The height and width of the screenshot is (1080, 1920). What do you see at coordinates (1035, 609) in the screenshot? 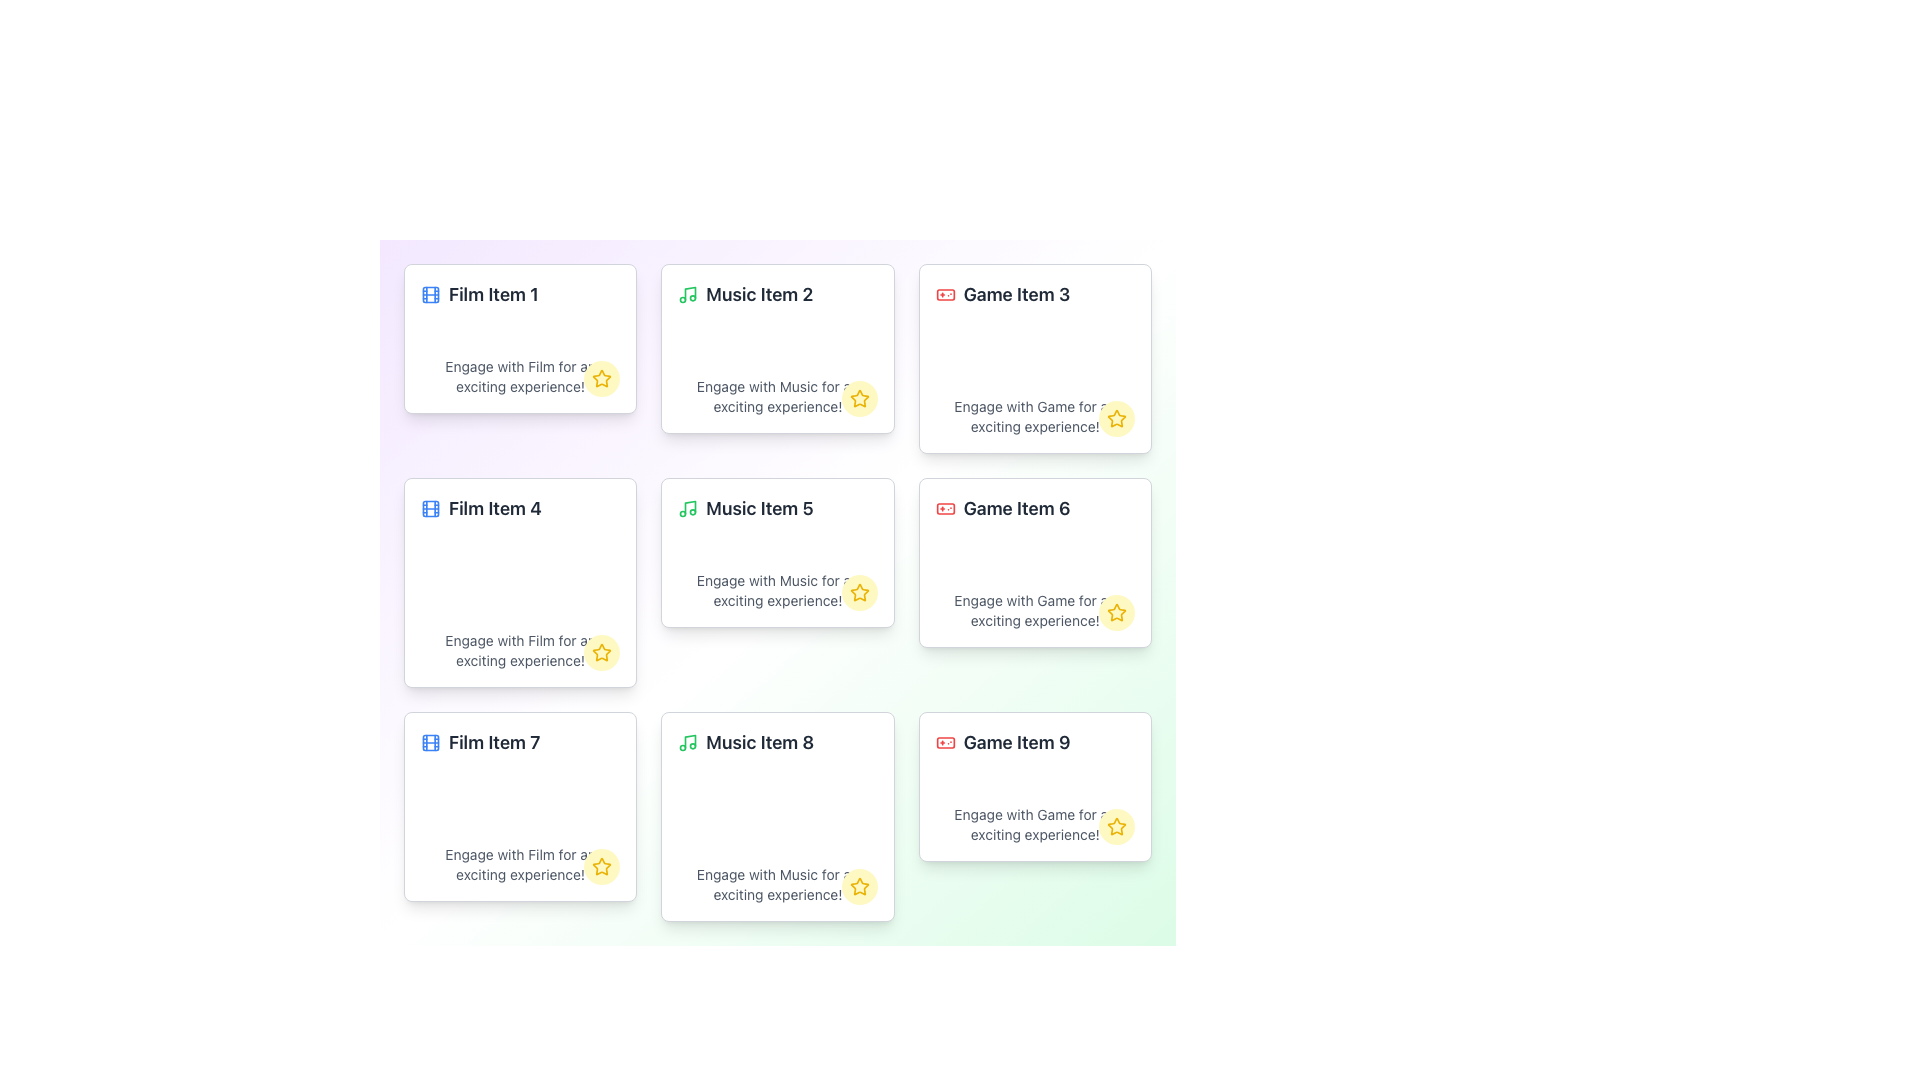
I see `text label located at the bottom of the card for 'Game Item 6', which is centered horizontally and positioned above the star icon` at bounding box center [1035, 609].